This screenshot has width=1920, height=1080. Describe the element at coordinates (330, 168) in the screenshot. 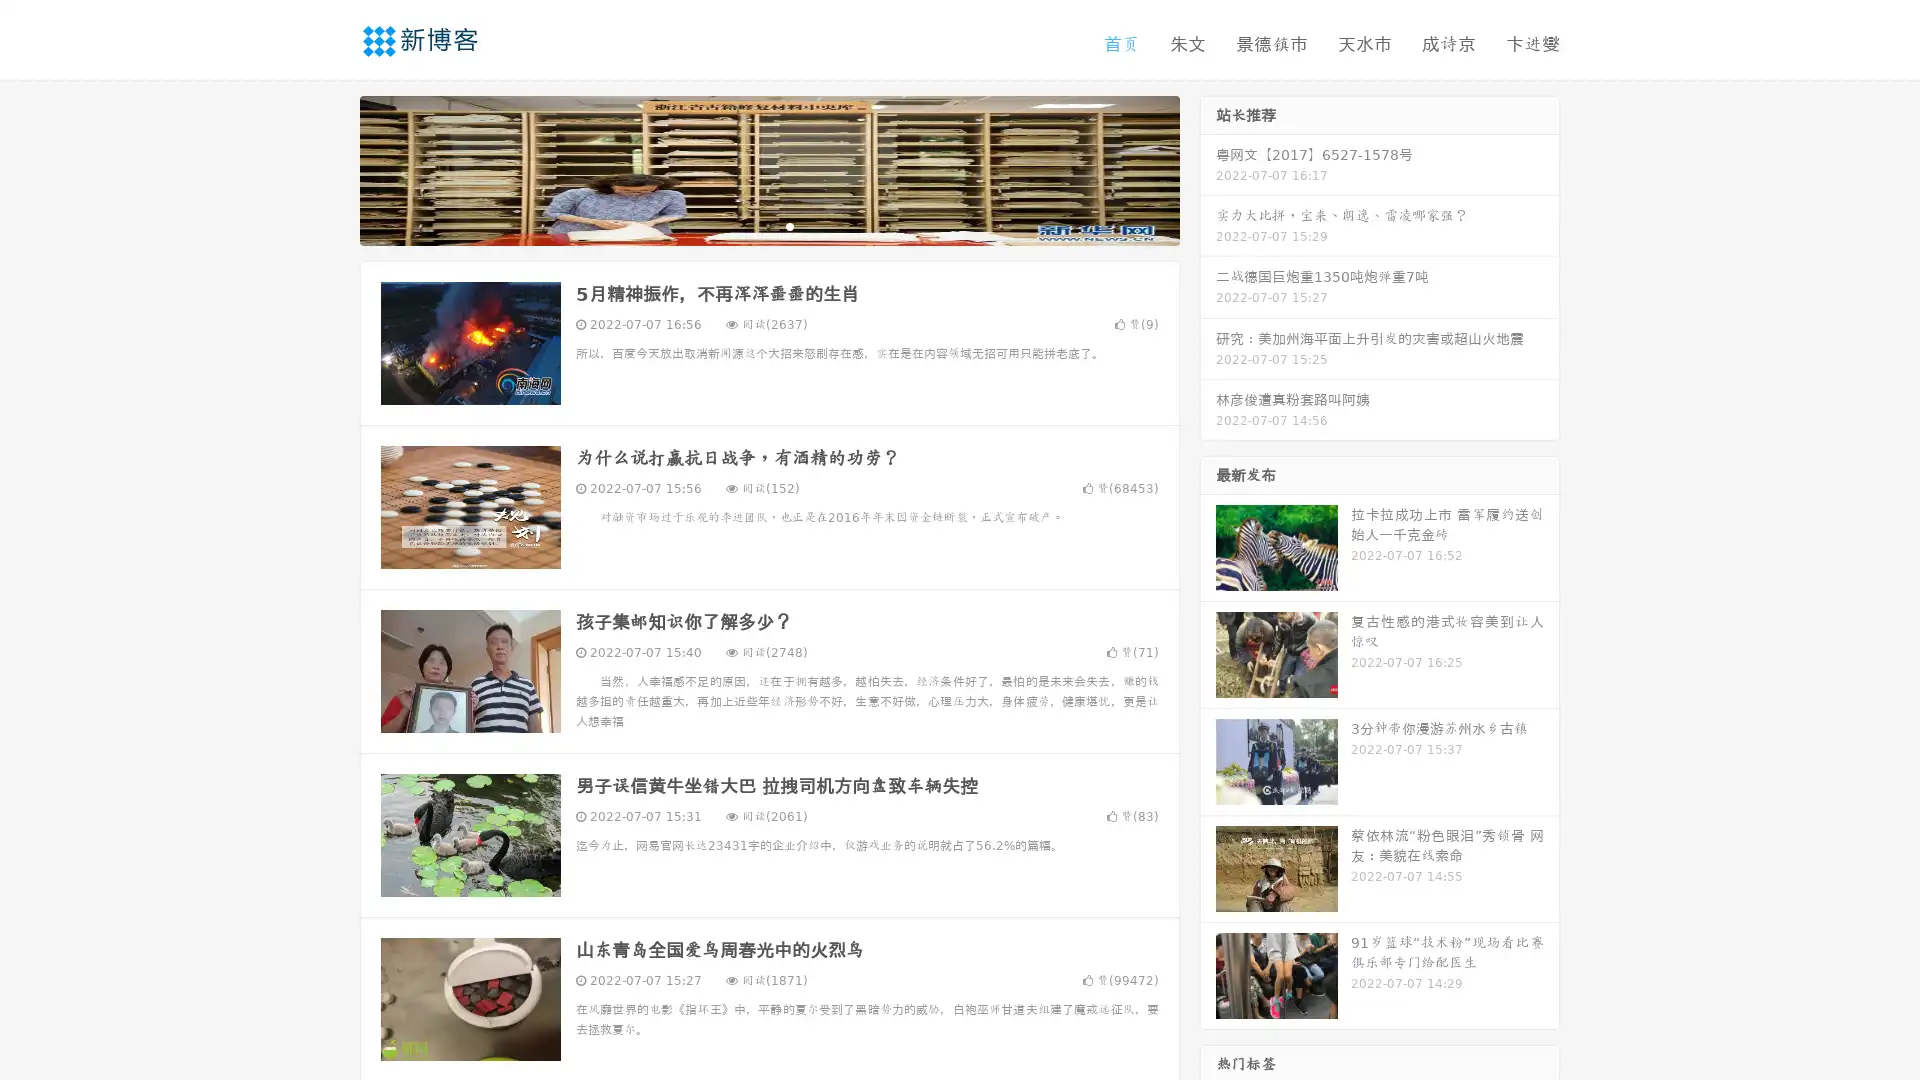

I see `Previous slide` at that location.